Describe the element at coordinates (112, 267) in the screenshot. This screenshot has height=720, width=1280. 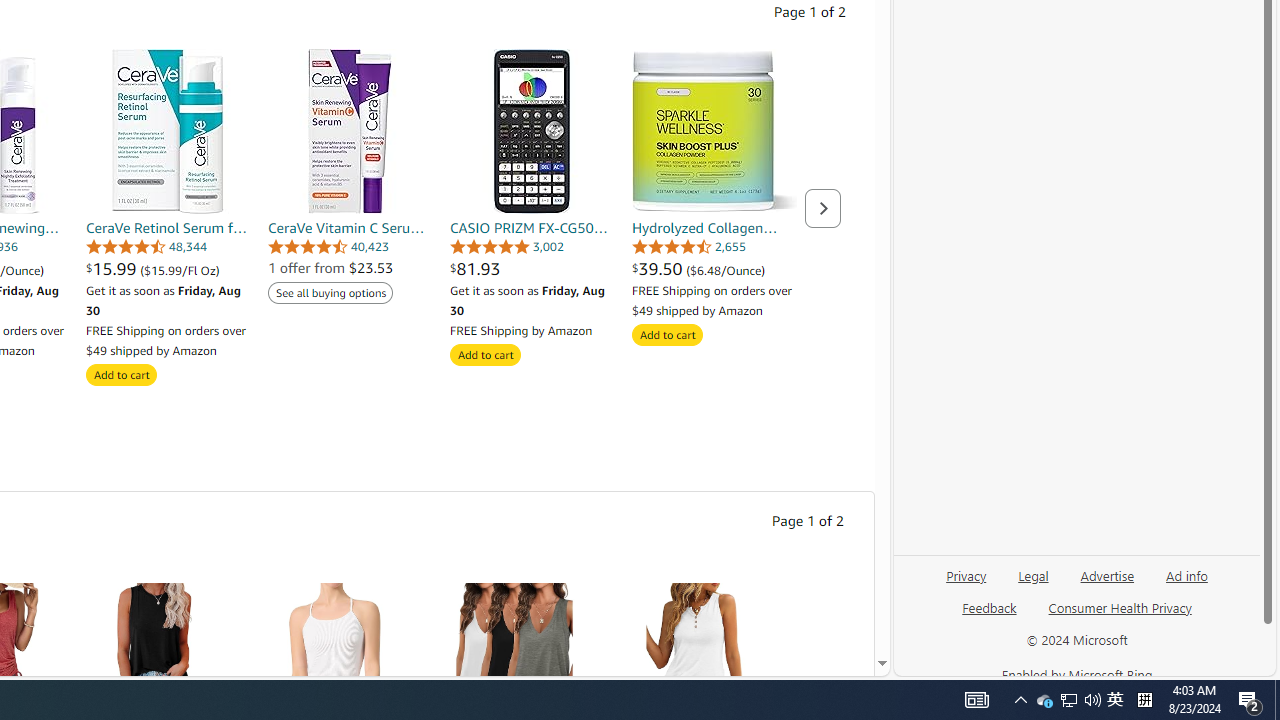
I see `'$15.99 '` at that location.